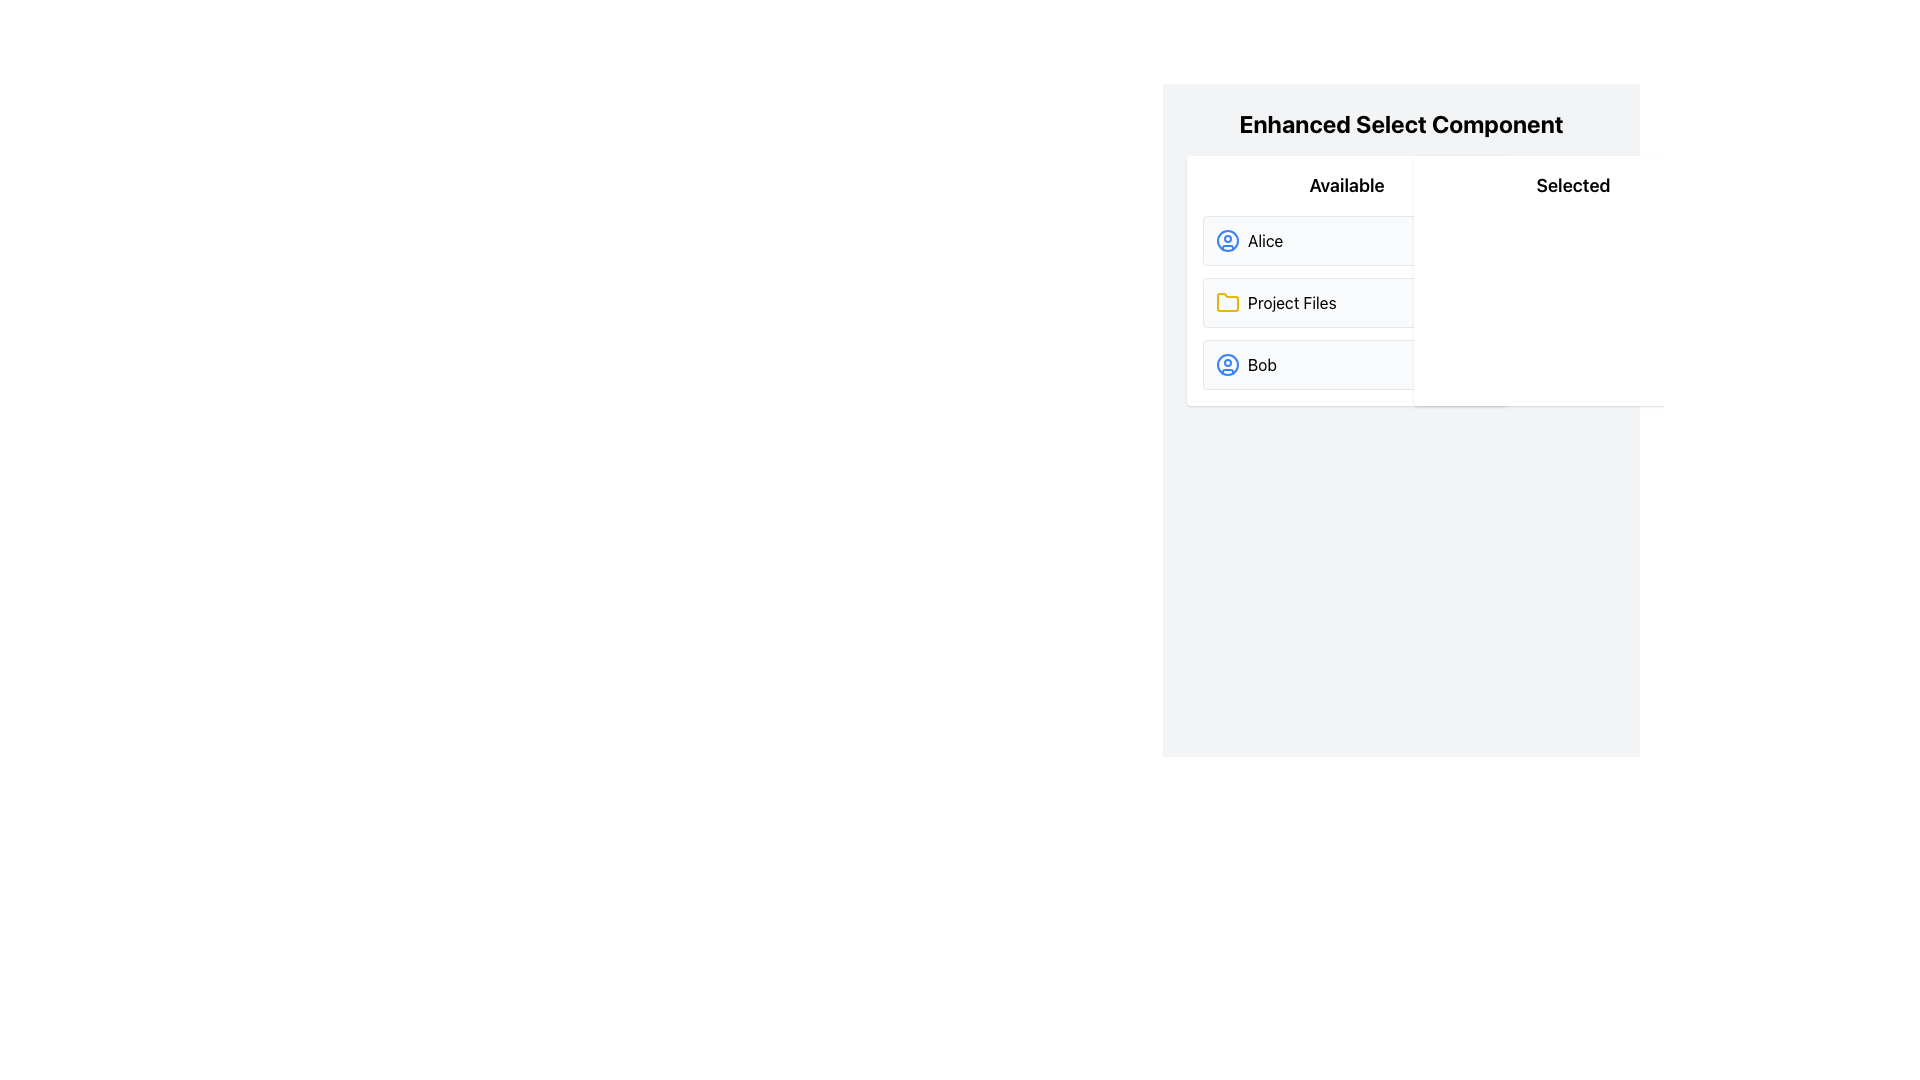 Image resolution: width=1920 pixels, height=1080 pixels. Describe the element at coordinates (1227, 301) in the screenshot. I see `the folder icon located in the 'Available' section, next to the text 'Project Files'` at that location.